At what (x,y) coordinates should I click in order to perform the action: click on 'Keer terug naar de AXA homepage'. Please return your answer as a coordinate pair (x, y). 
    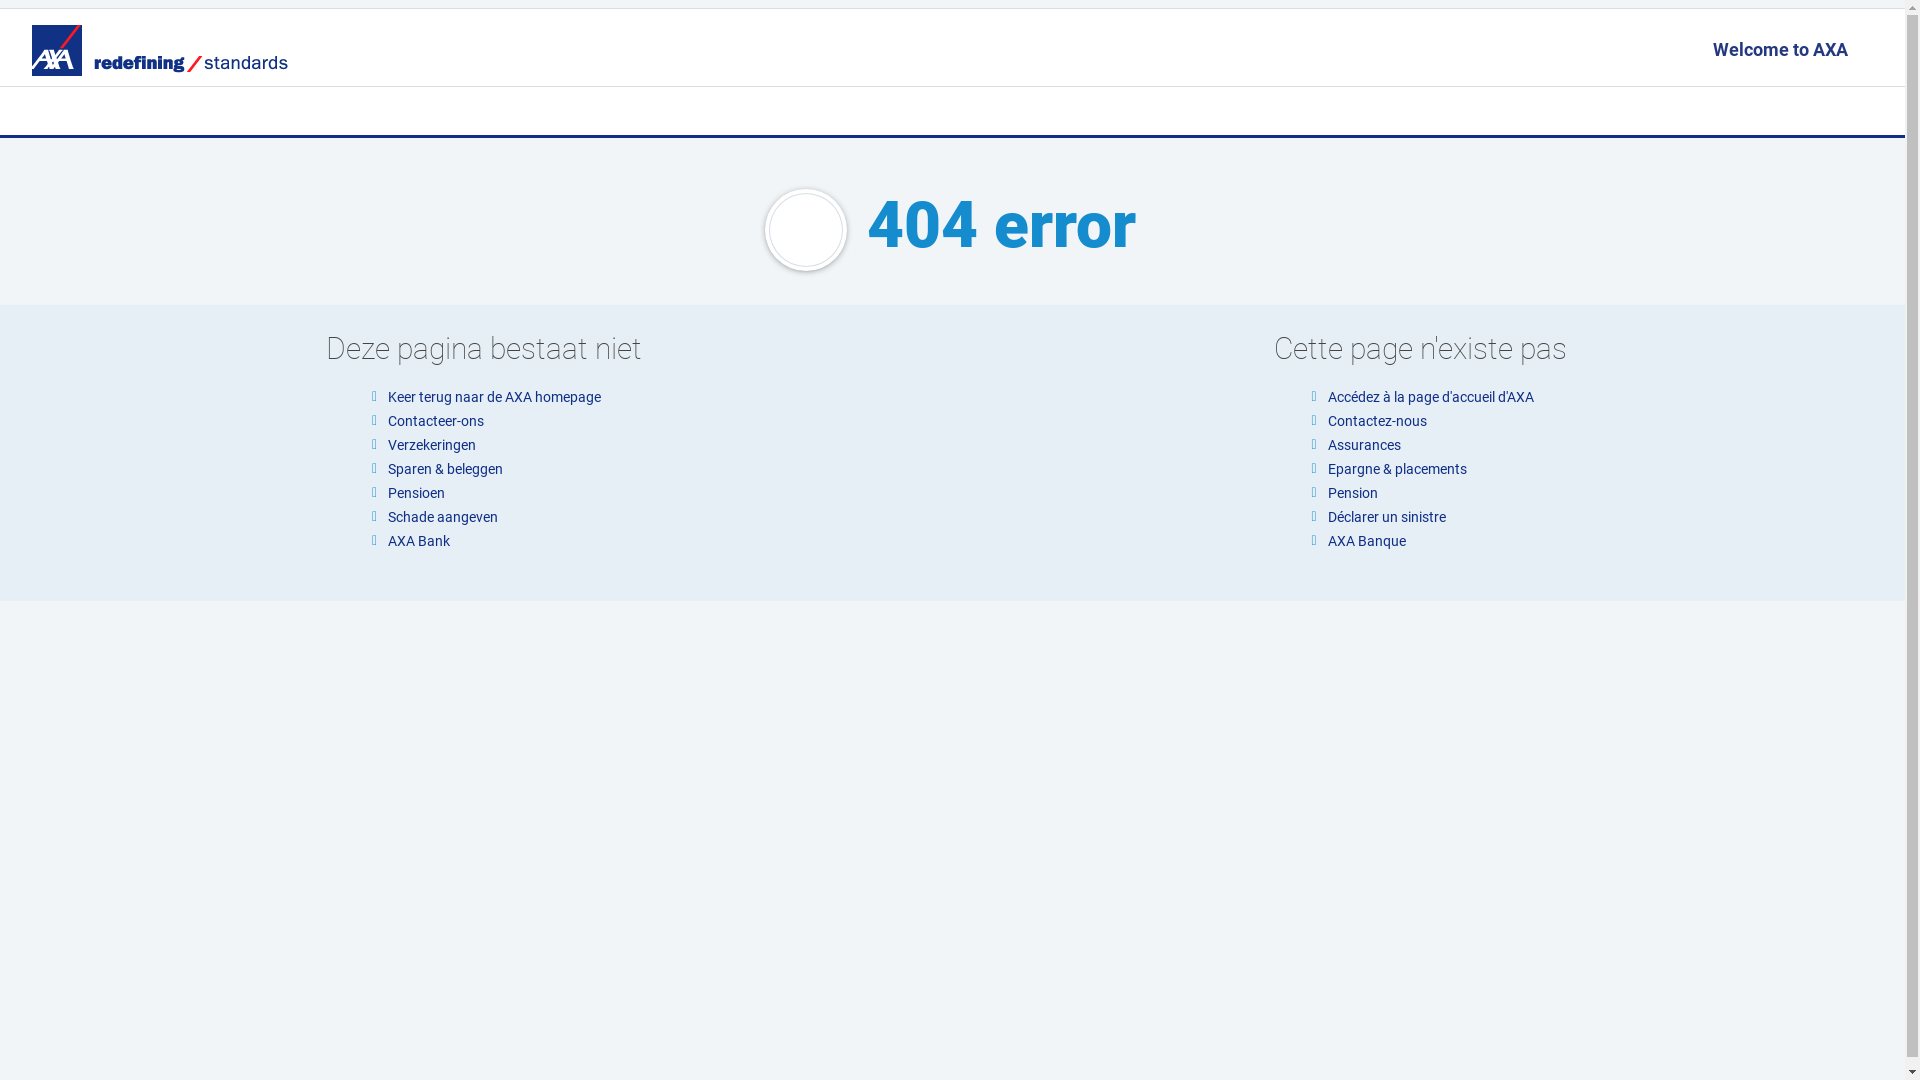
    Looking at the image, I should click on (494, 397).